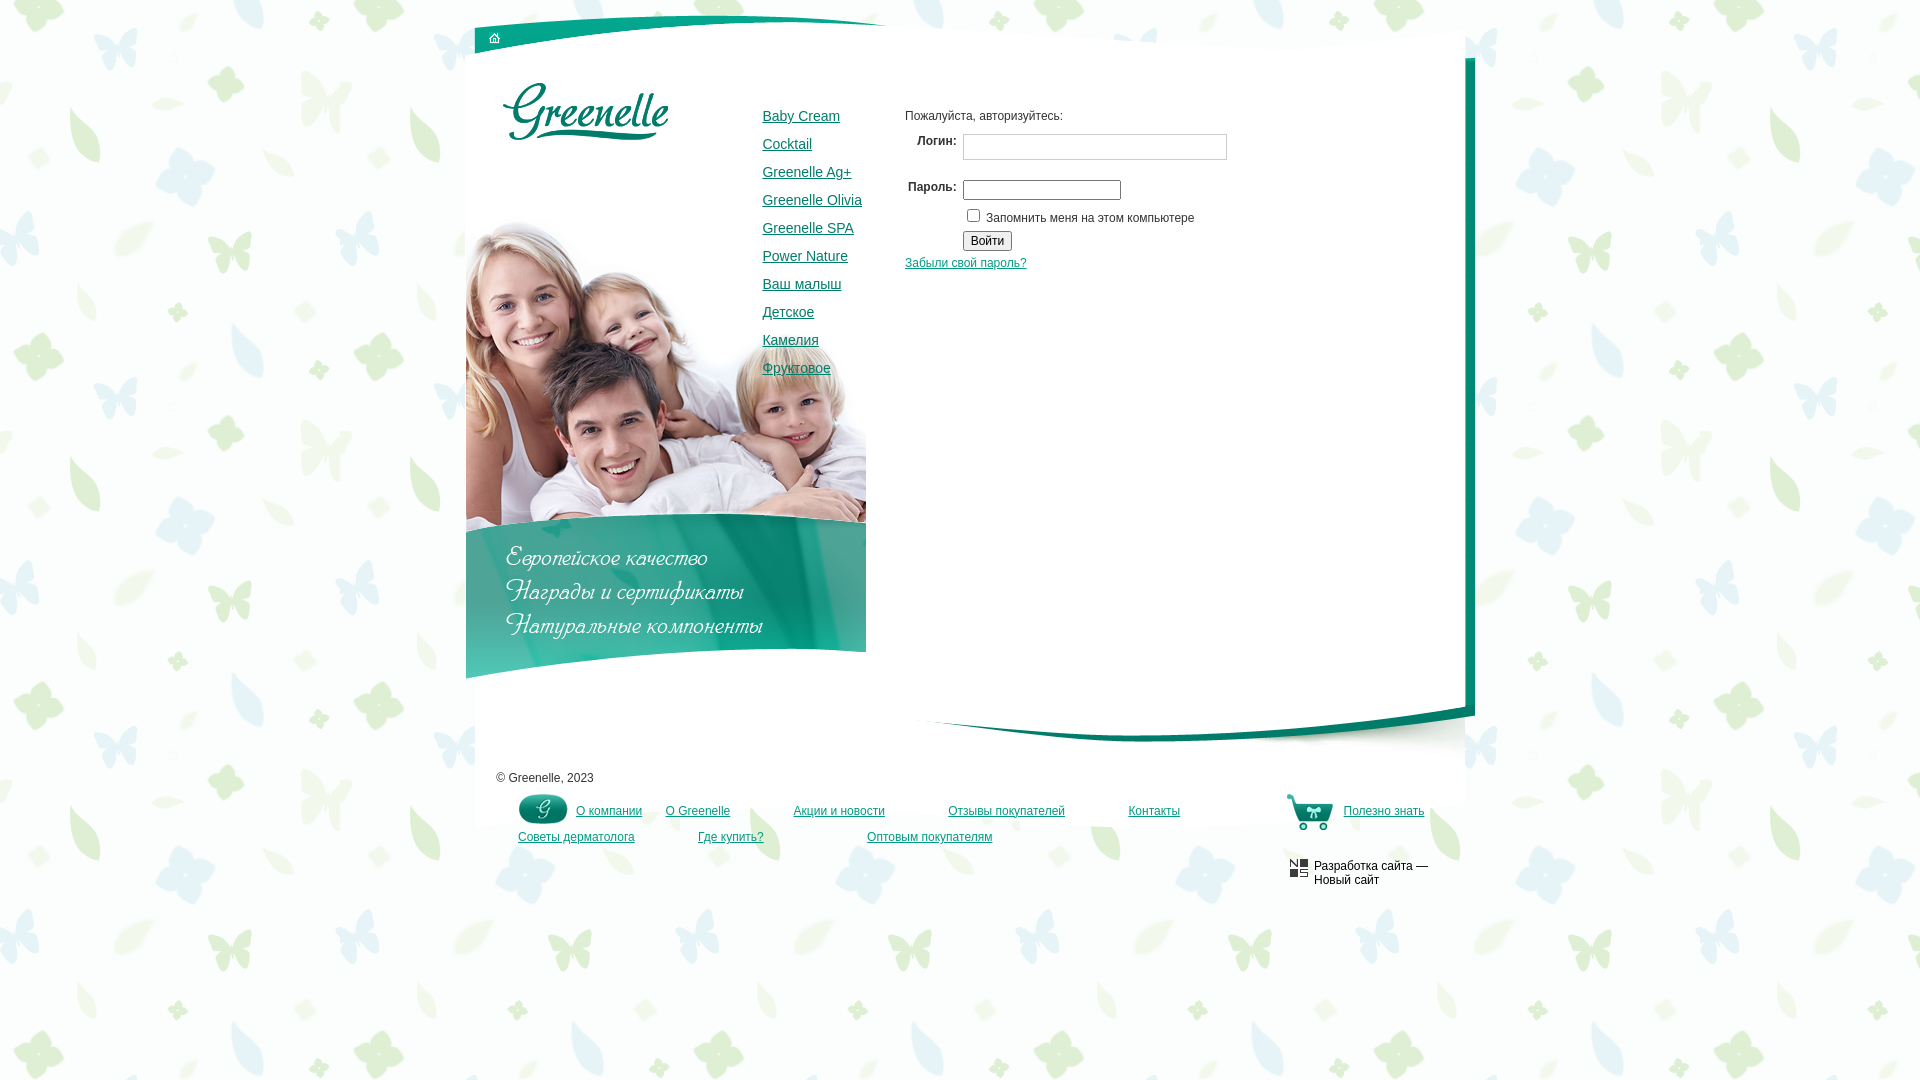  What do you see at coordinates (811, 171) in the screenshot?
I see `'Greenelle Ag+'` at bounding box center [811, 171].